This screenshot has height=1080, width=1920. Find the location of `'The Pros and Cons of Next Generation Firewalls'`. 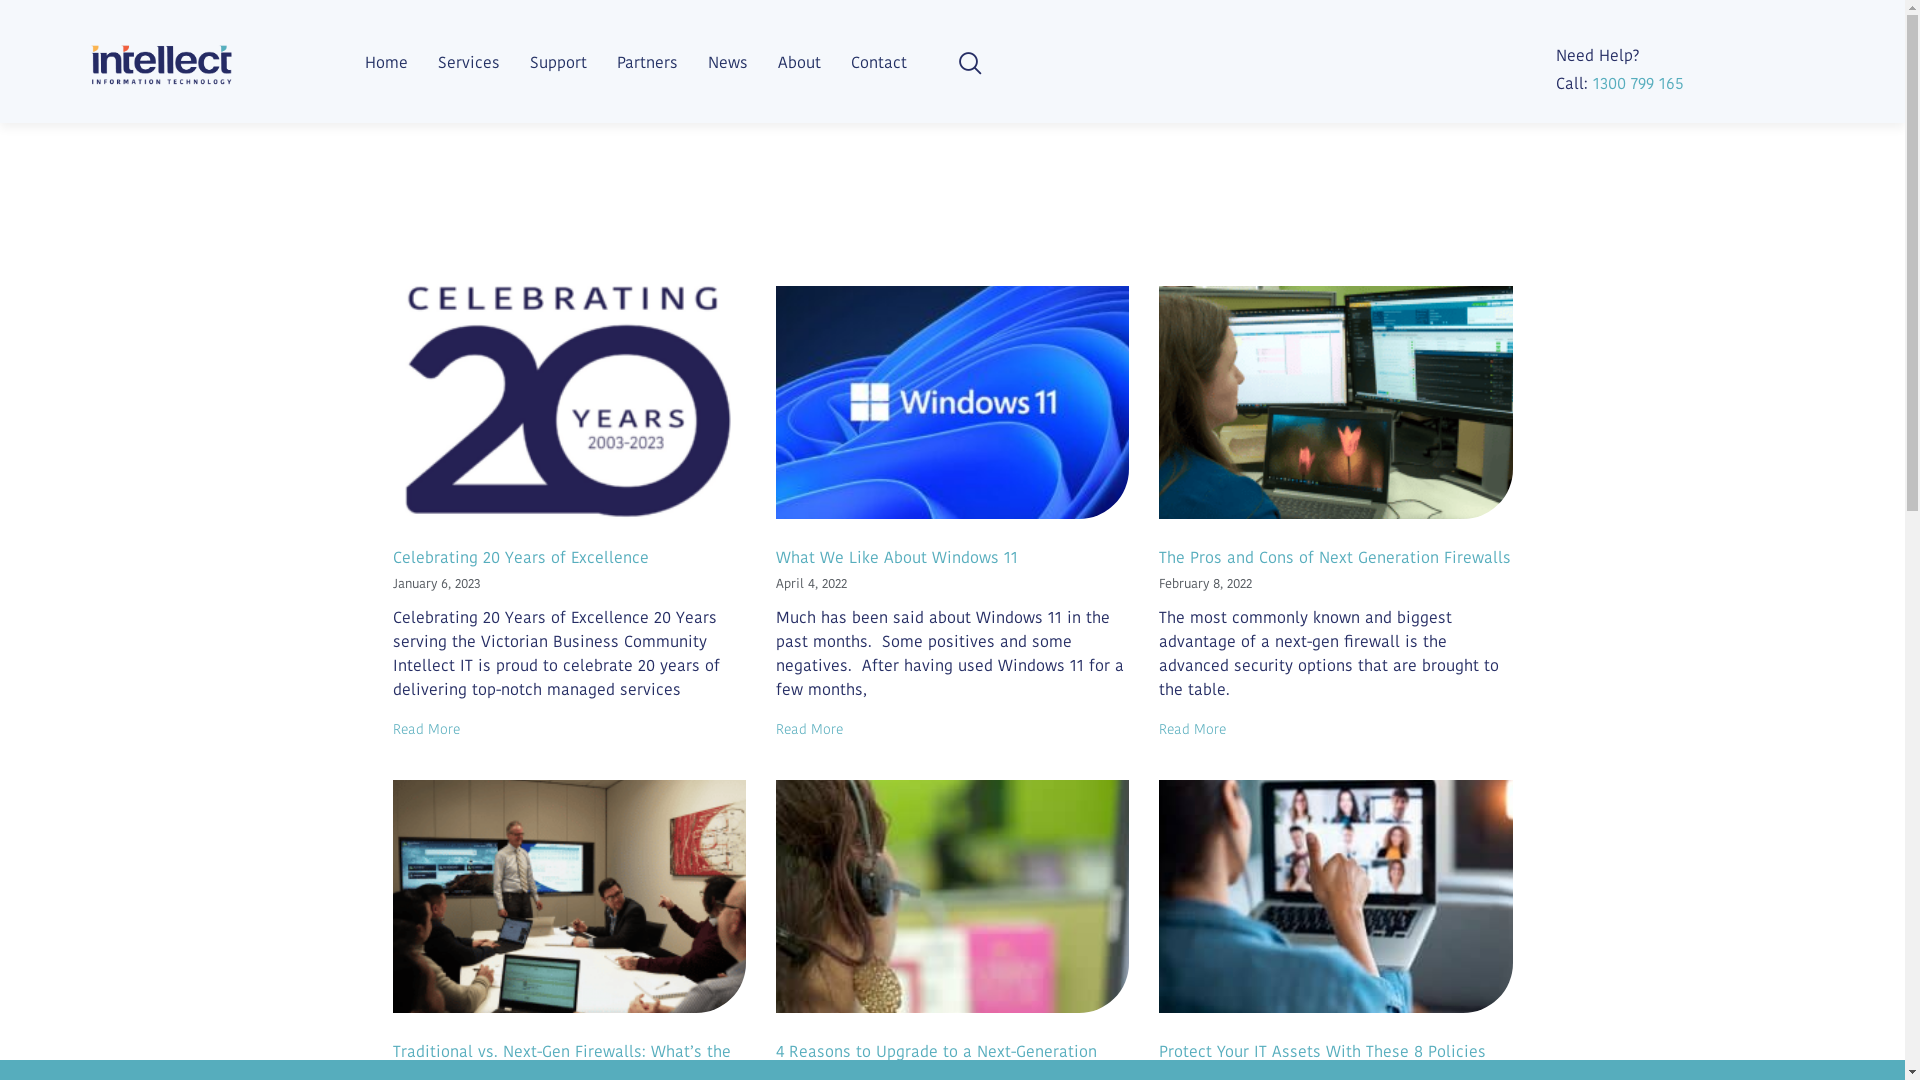

'The Pros and Cons of Next Generation Firewalls' is located at coordinates (1334, 557).